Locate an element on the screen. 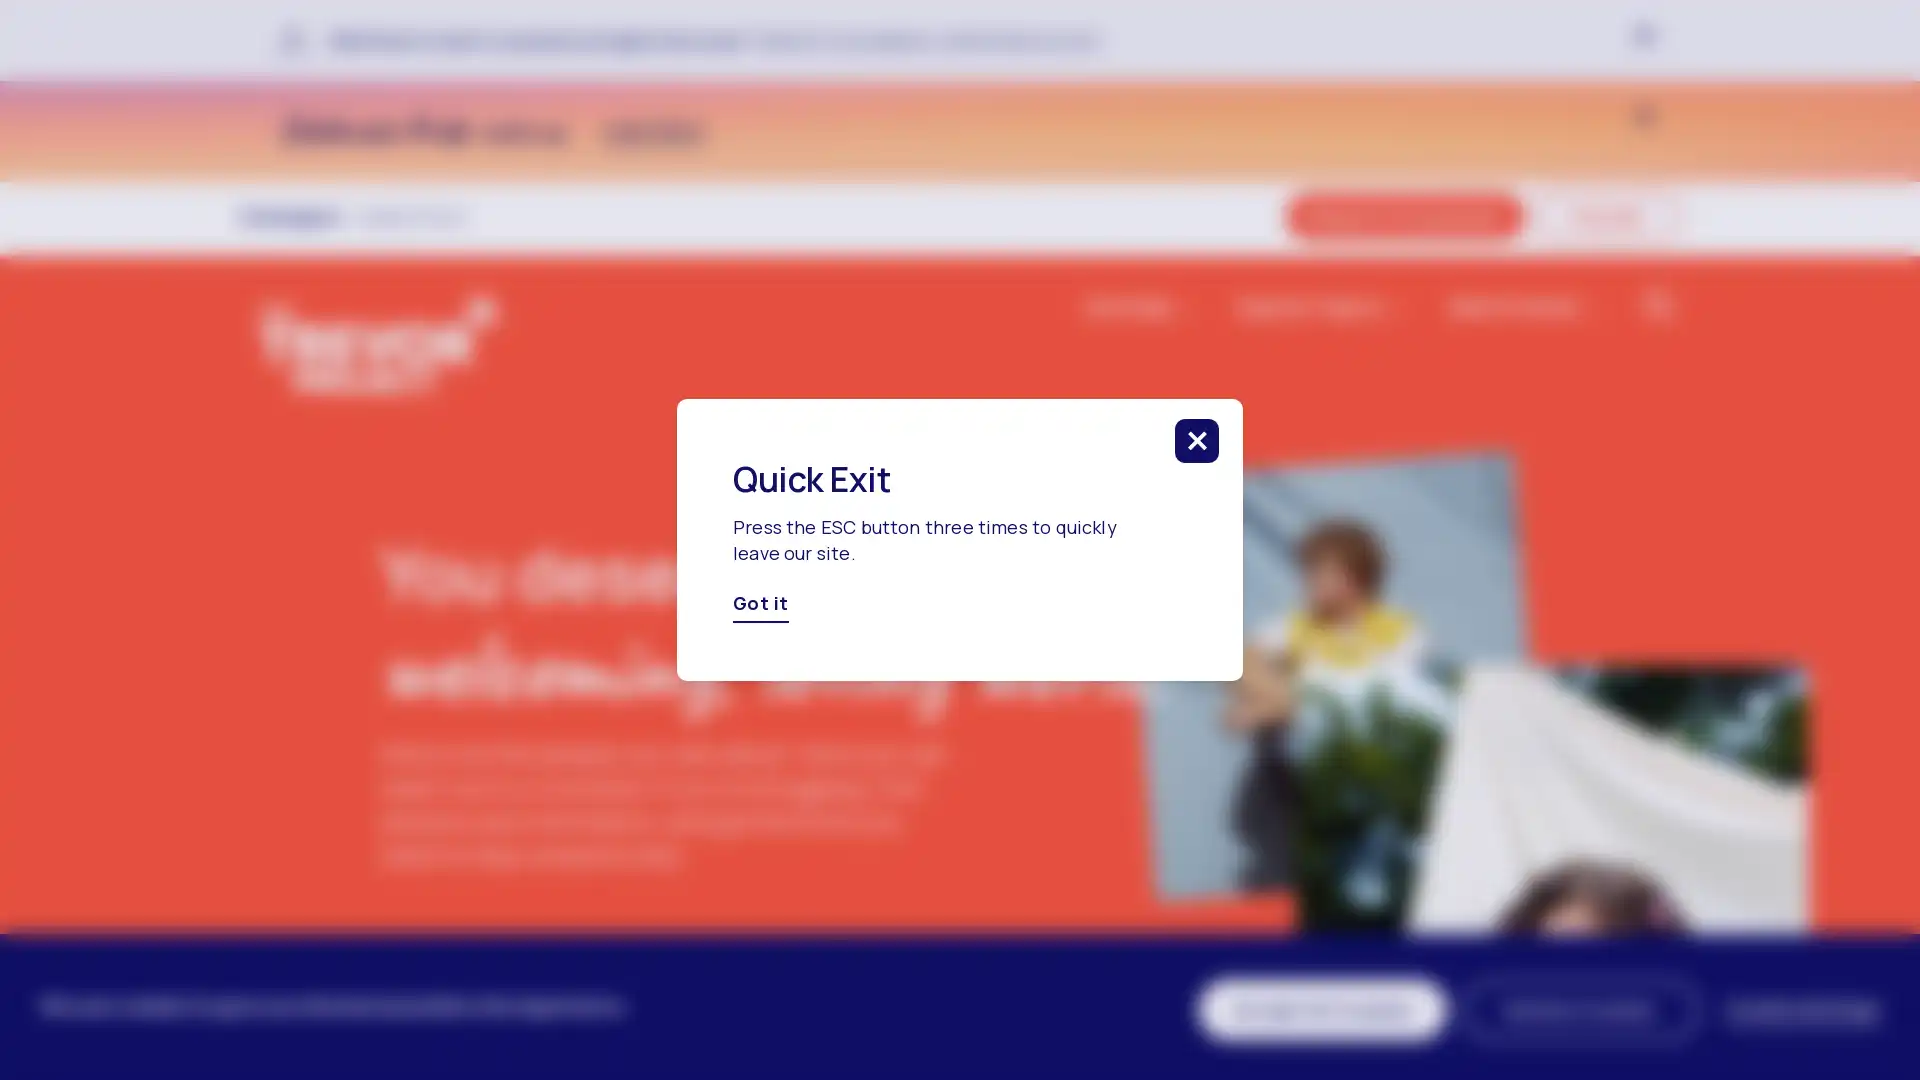  Decline Cookies is located at coordinates (1578, 1010).